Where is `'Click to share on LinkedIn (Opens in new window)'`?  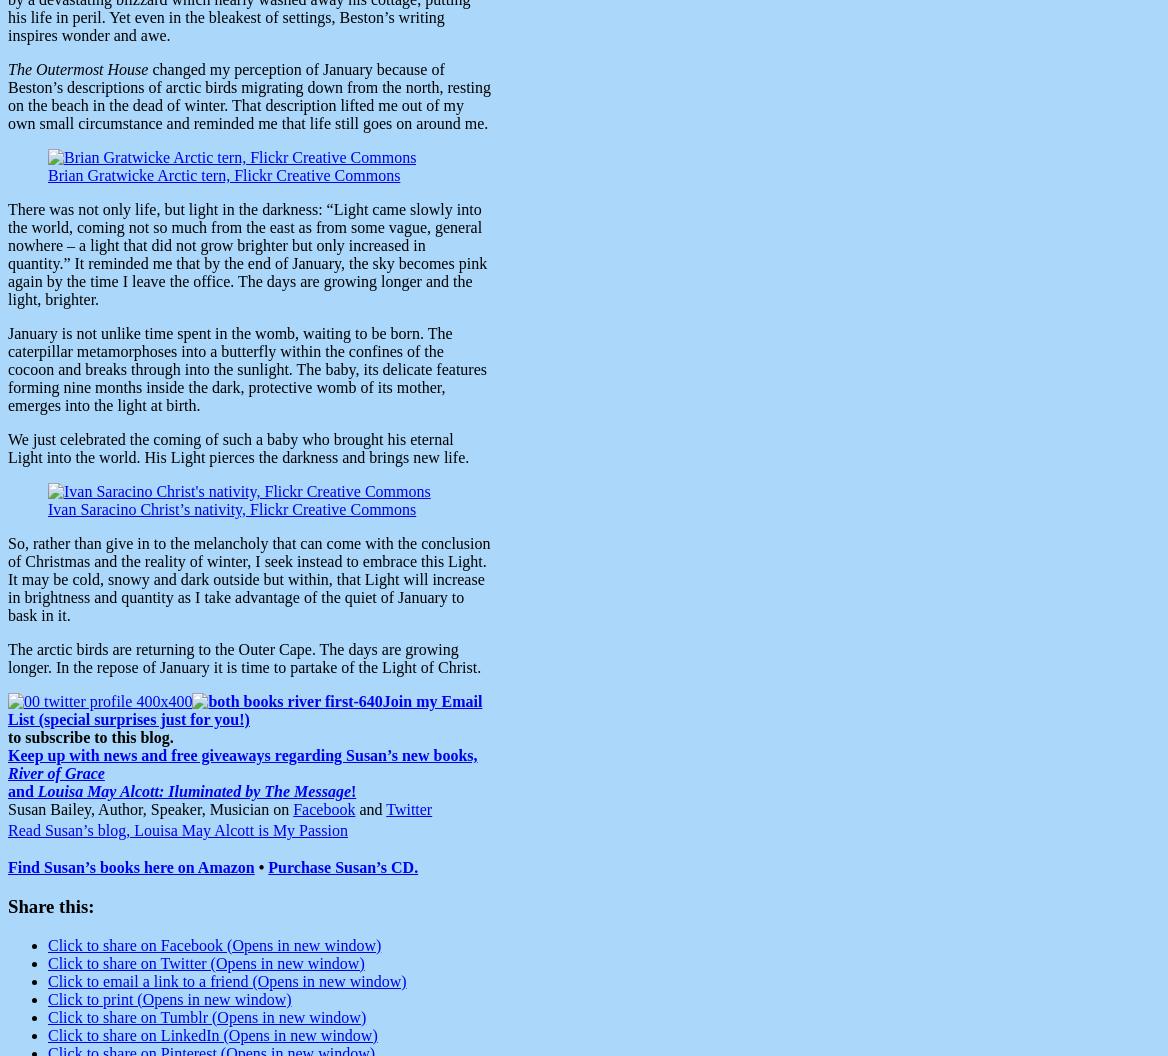
'Click to share on LinkedIn (Opens in new window)' is located at coordinates (212, 1033).